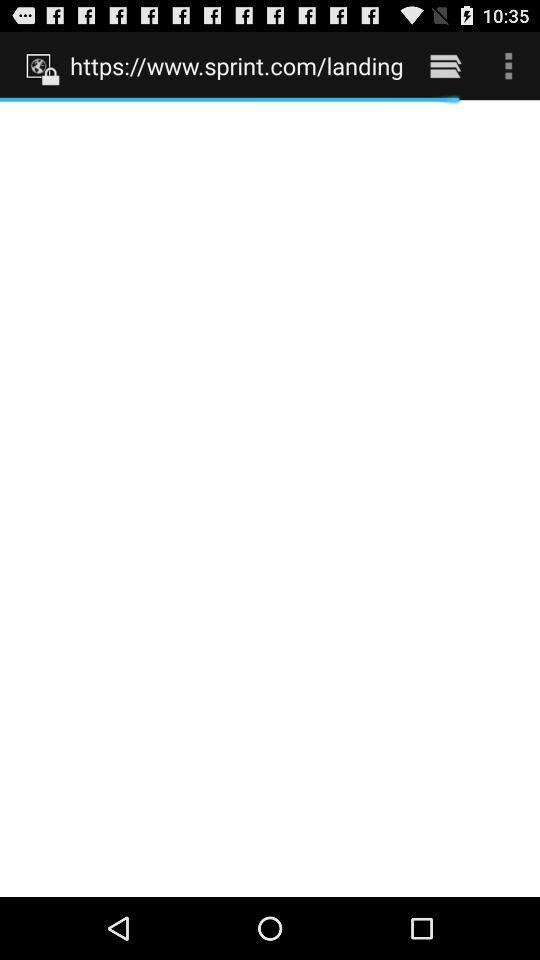 The height and width of the screenshot is (960, 540). What do you see at coordinates (270, 497) in the screenshot?
I see `icon below the https www sprint item` at bounding box center [270, 497].